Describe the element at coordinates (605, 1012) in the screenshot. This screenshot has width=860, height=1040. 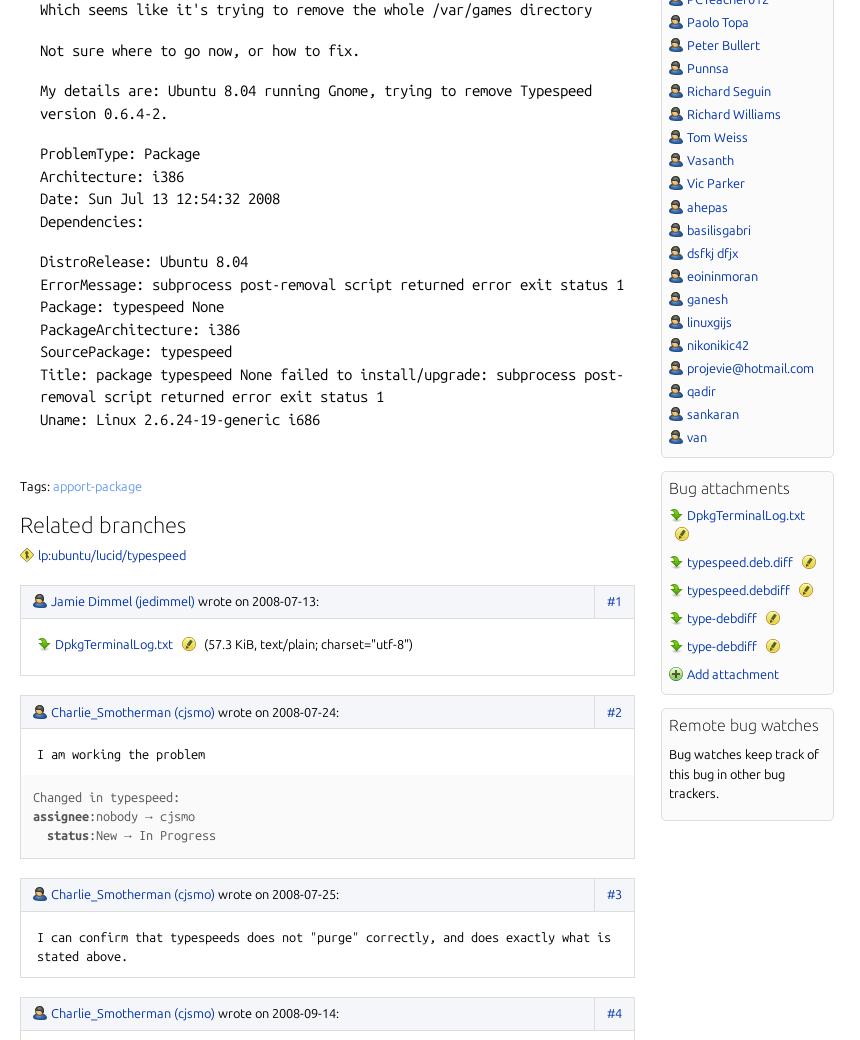
I see `'#4'` at that location.